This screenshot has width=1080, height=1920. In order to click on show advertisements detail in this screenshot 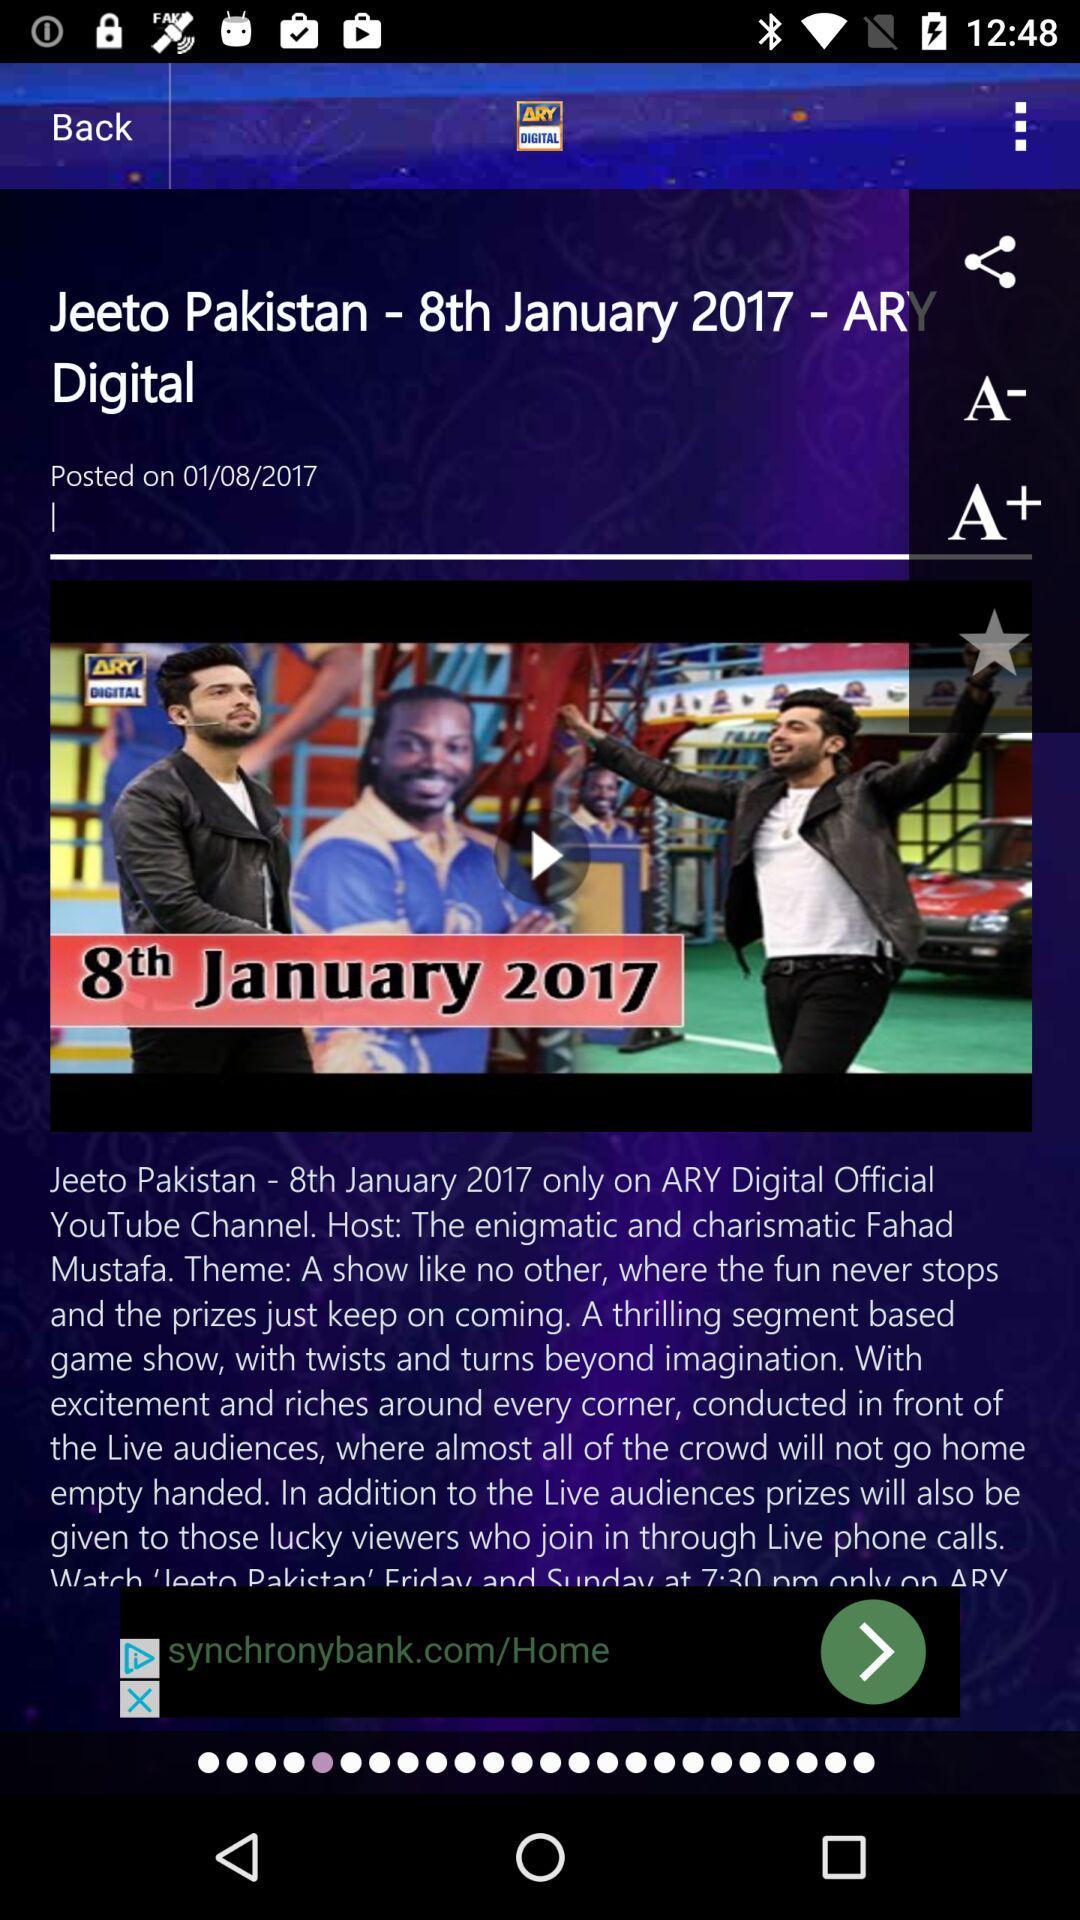, I will do `click(540, 1651)`.